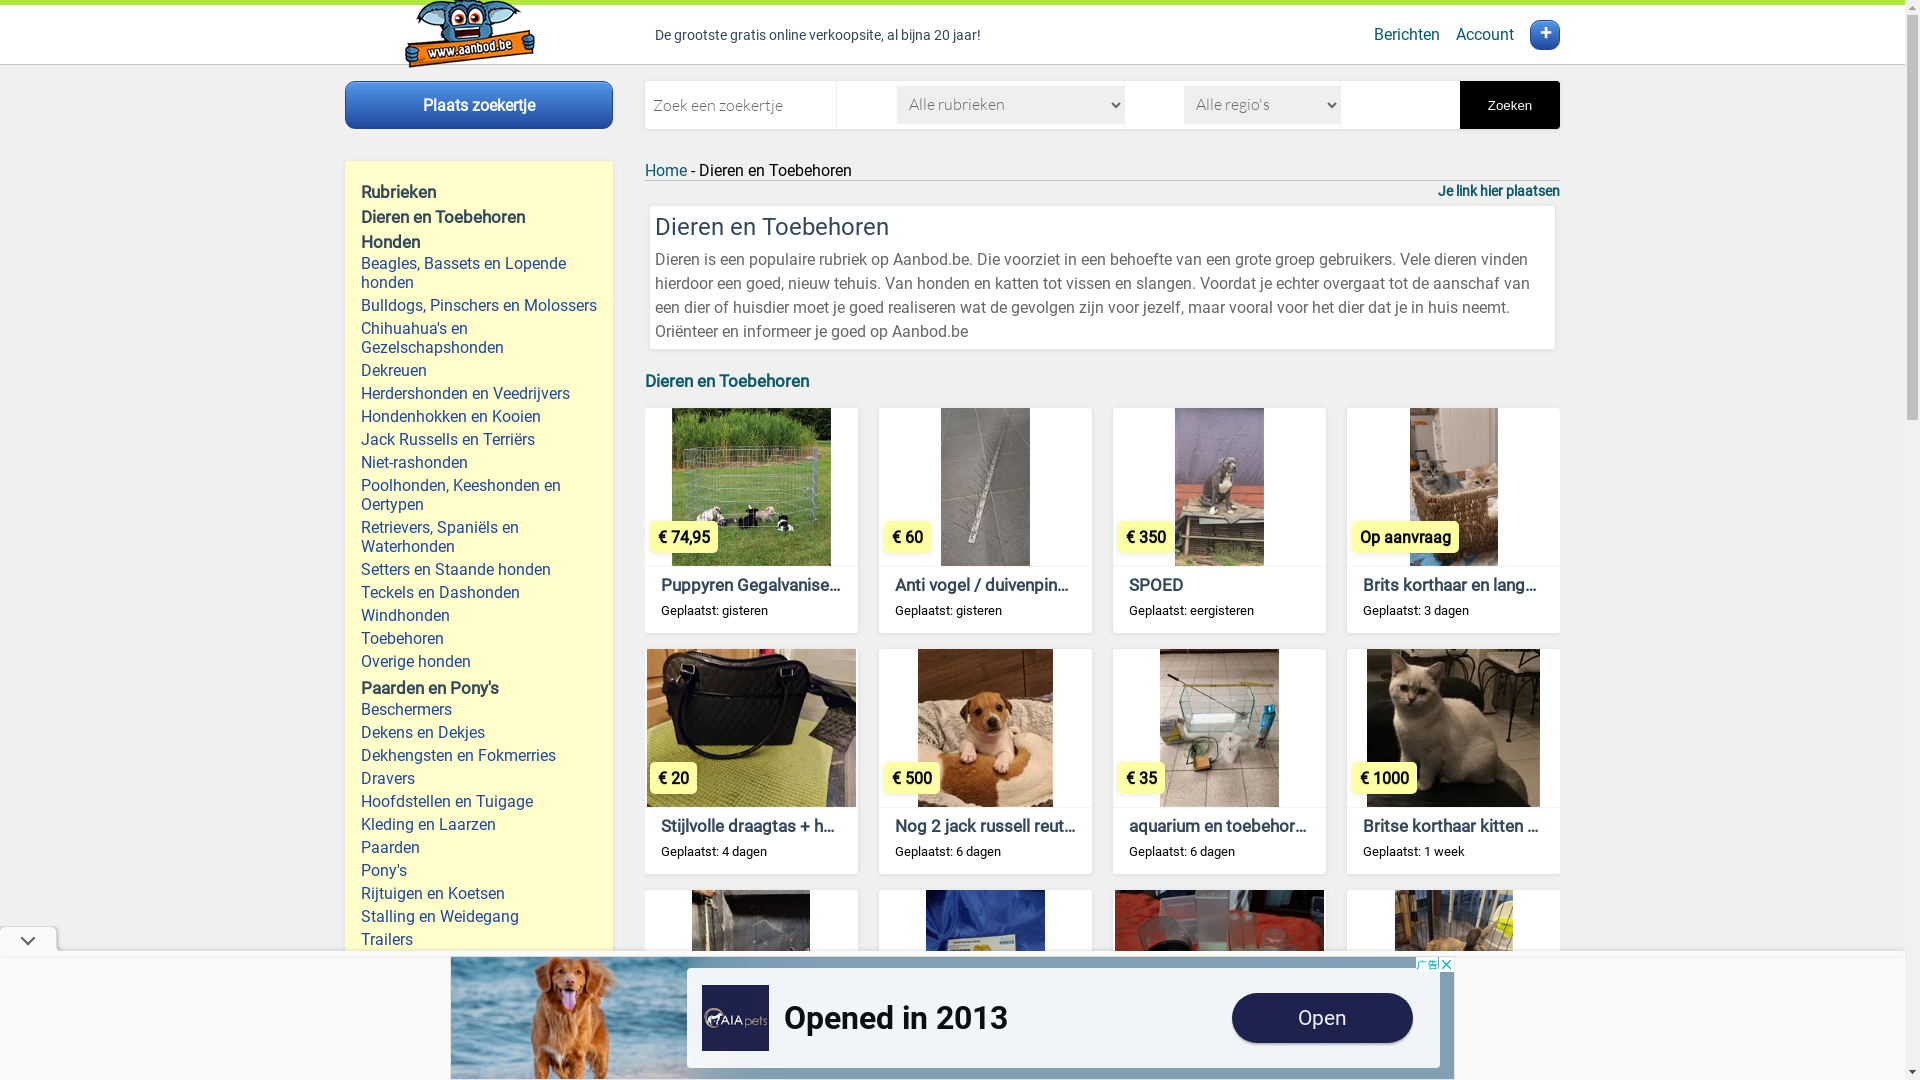 This screenshot has width=1920, height=1080. I want to click on 'Dekreuen', so click(478, 370).